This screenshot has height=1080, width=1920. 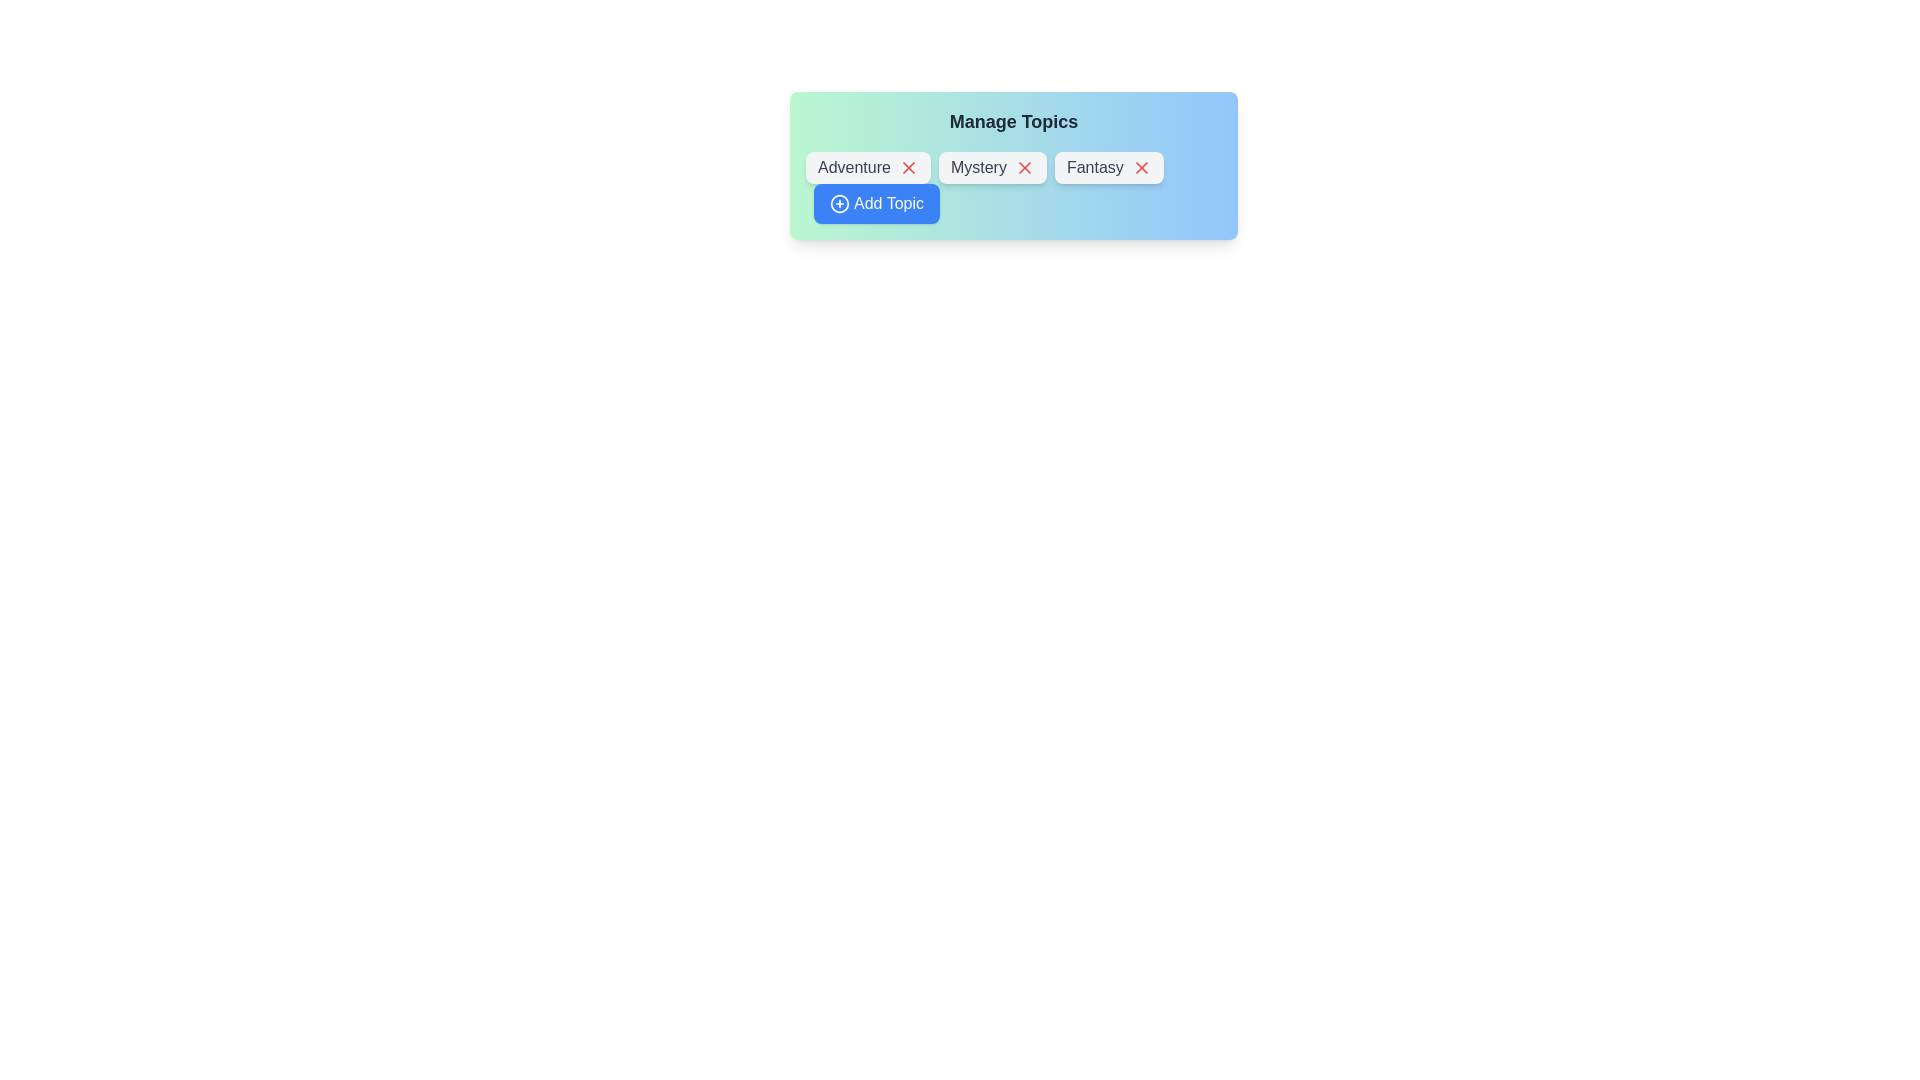 What do you see at coordinates (1024, 167) in the screenshot?
I see `'X' button on the chip labeled 'Mystery' to delete it` at bounding box center [1024, 167].